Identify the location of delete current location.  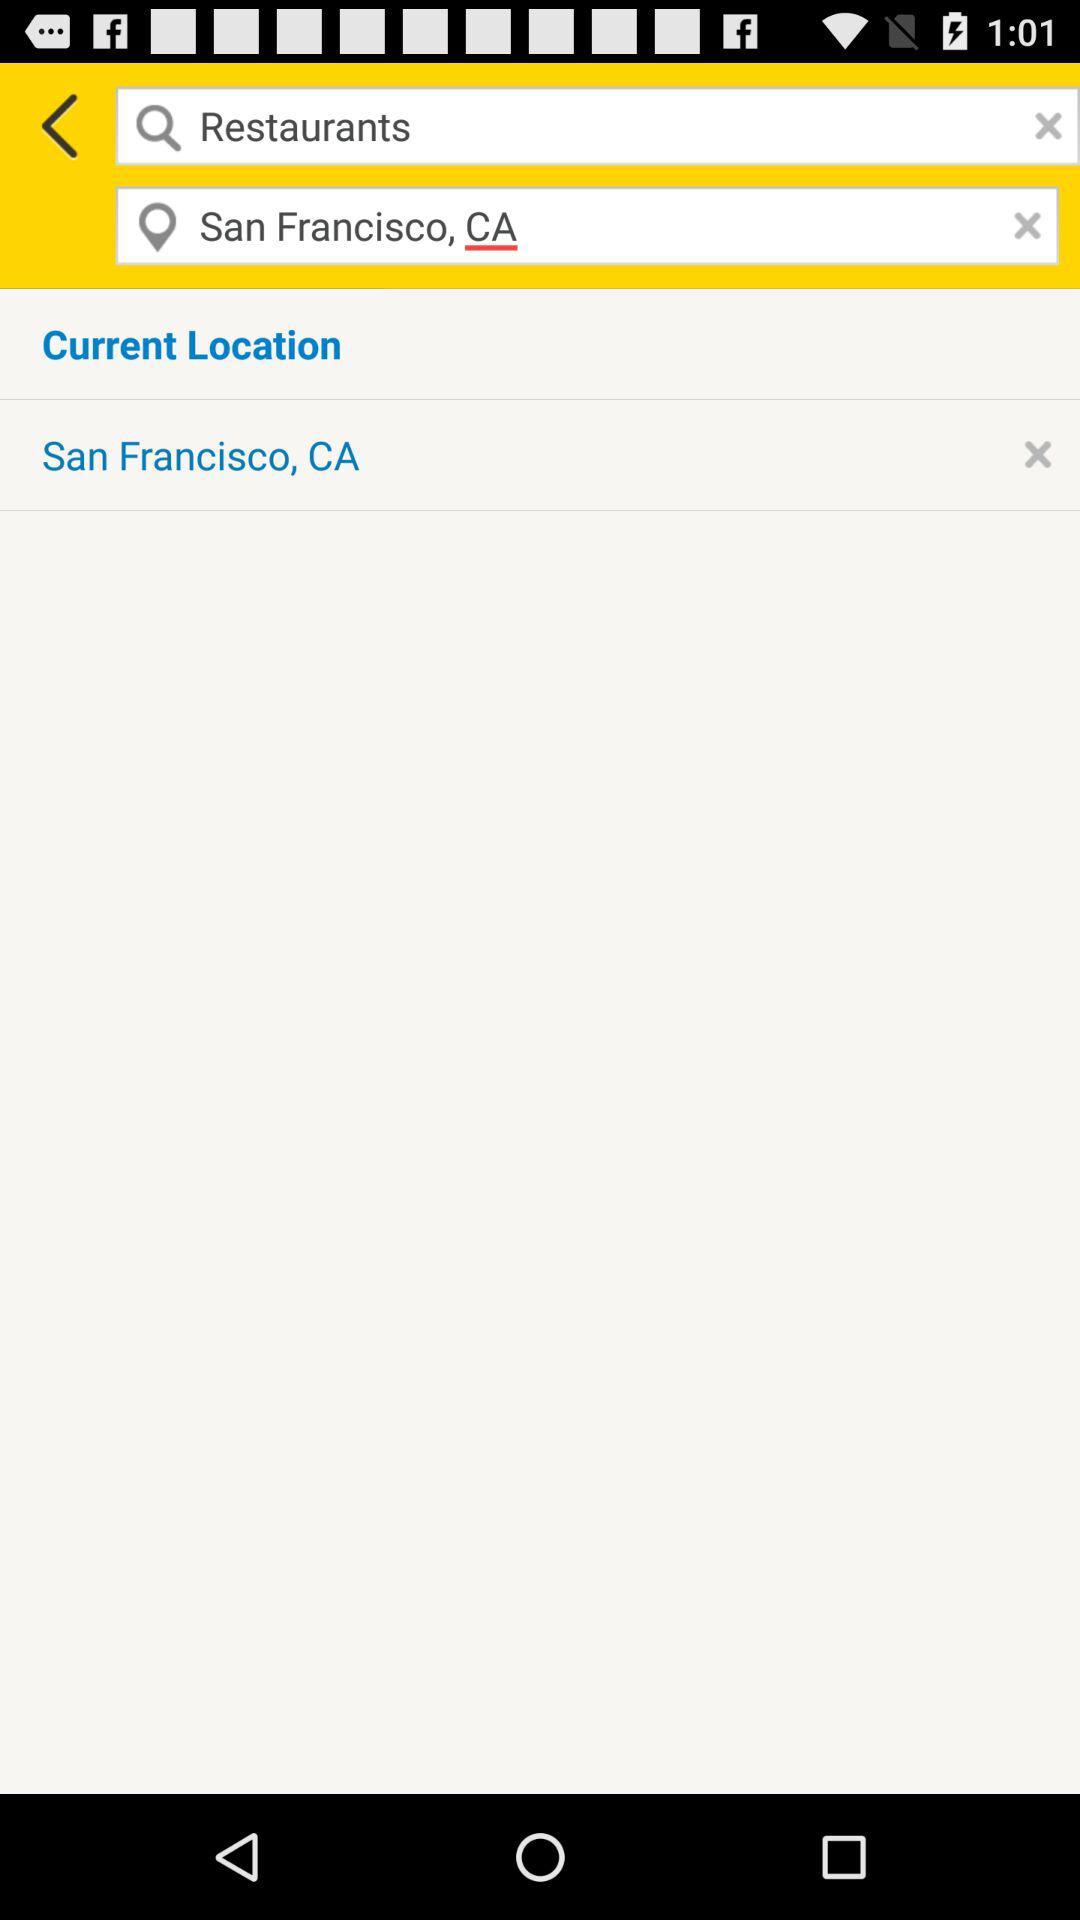
(1036, 453).